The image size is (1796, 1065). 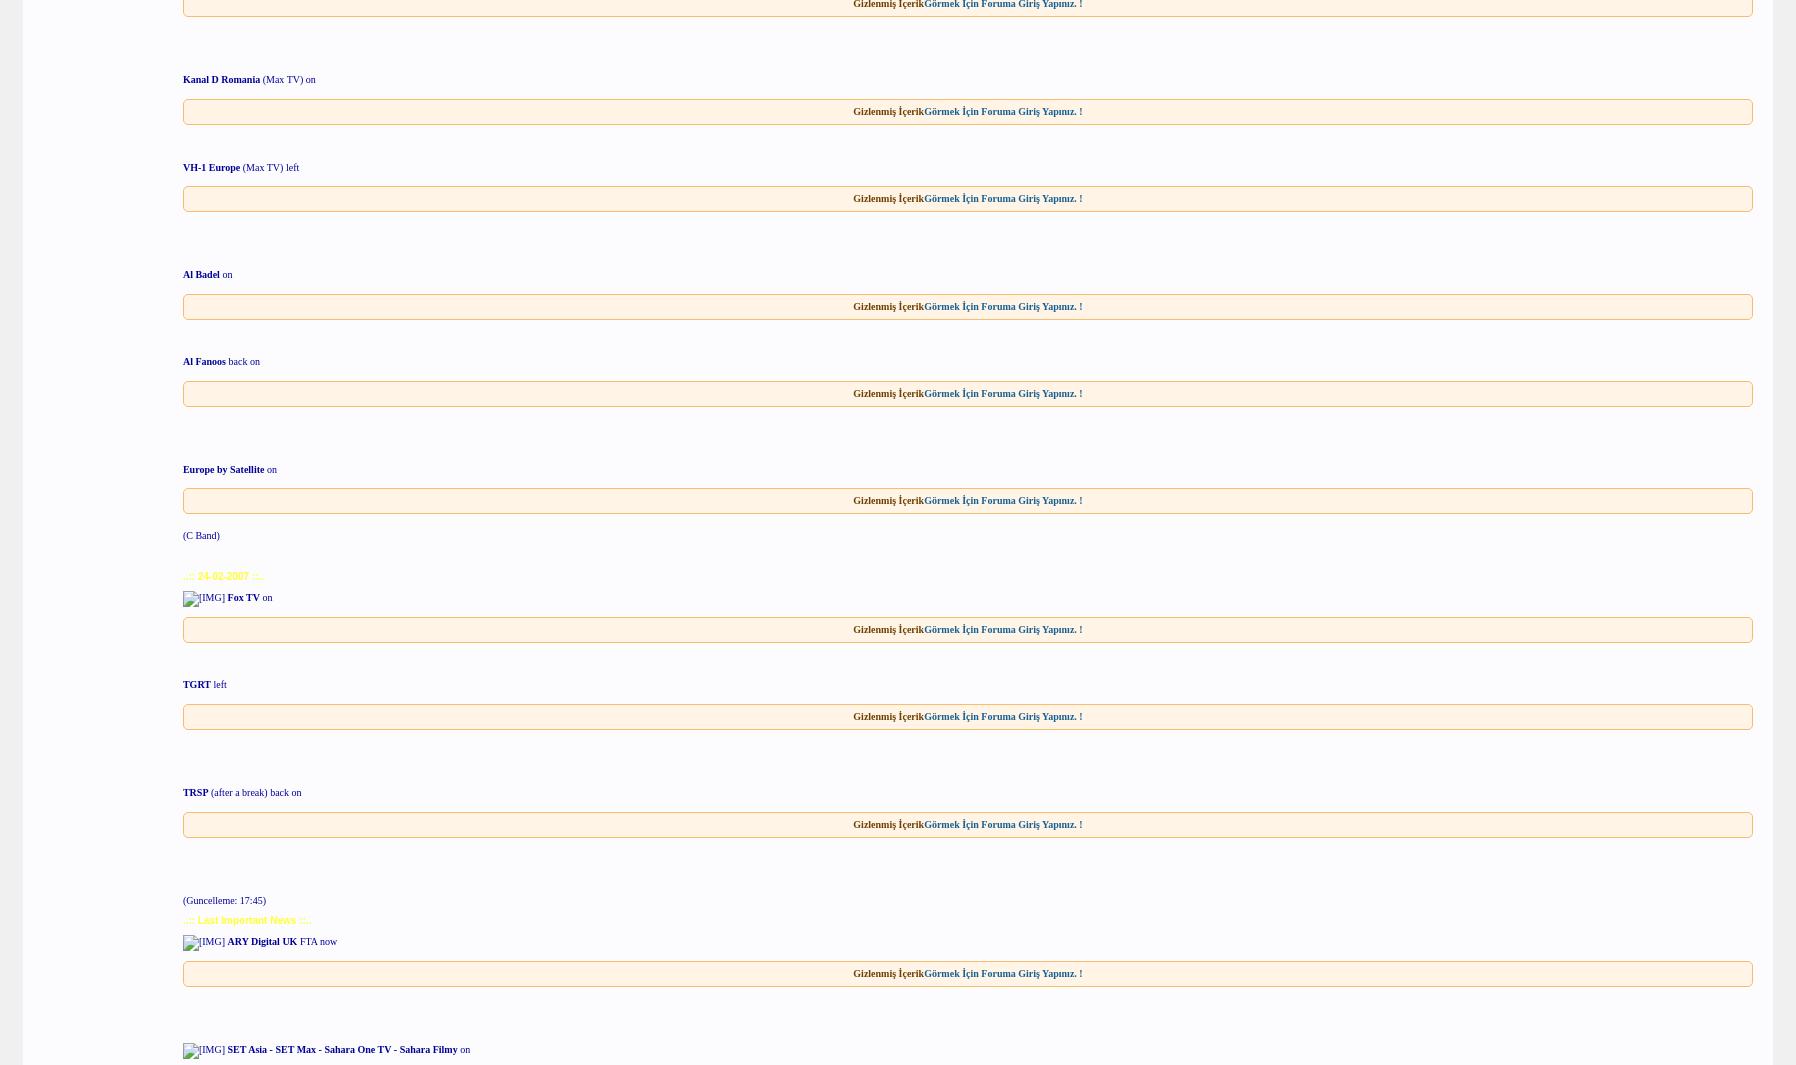 I want to click on '..:: 24-02-2007 ::..', so click(x=222, y=576).